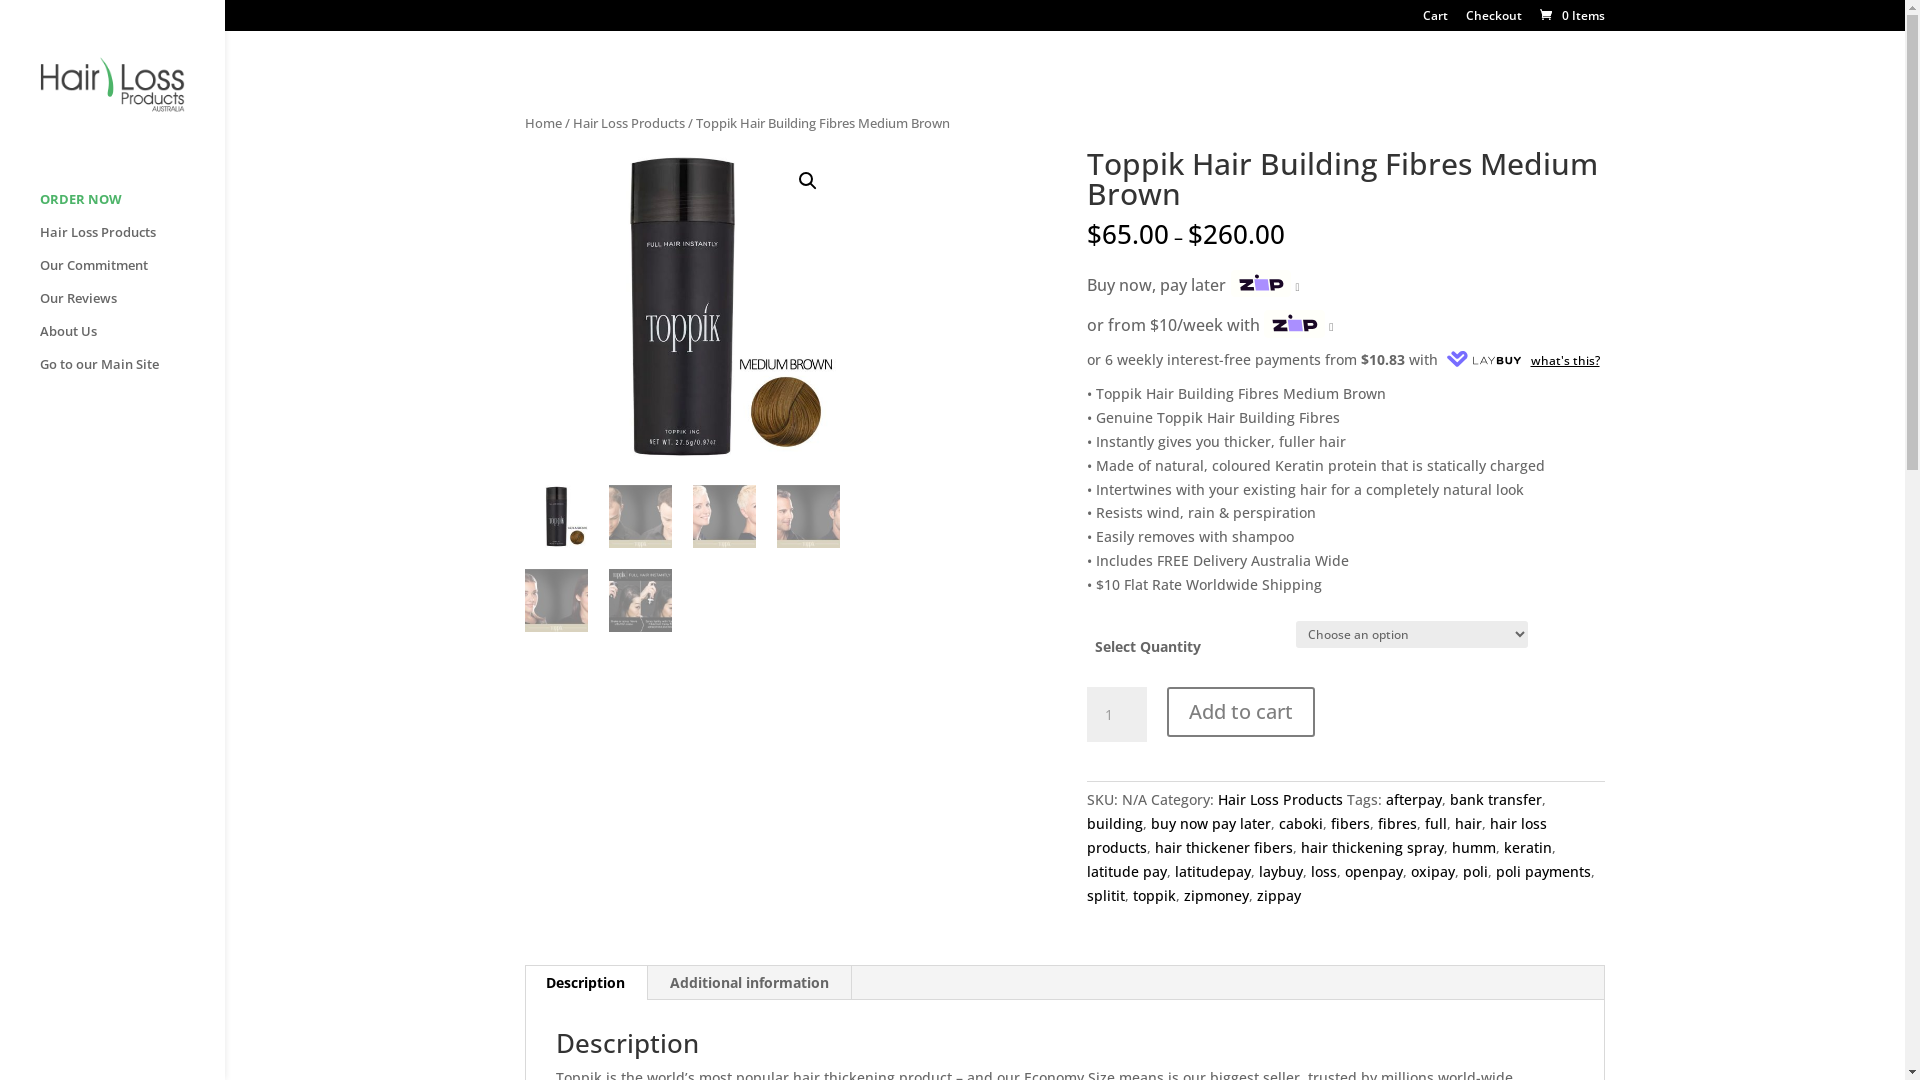 The height and width of the screenshot is (1080, 1920). Describe the element at coordinates (1104, 894) in the screenshot. I see `'splitit'` at that location.